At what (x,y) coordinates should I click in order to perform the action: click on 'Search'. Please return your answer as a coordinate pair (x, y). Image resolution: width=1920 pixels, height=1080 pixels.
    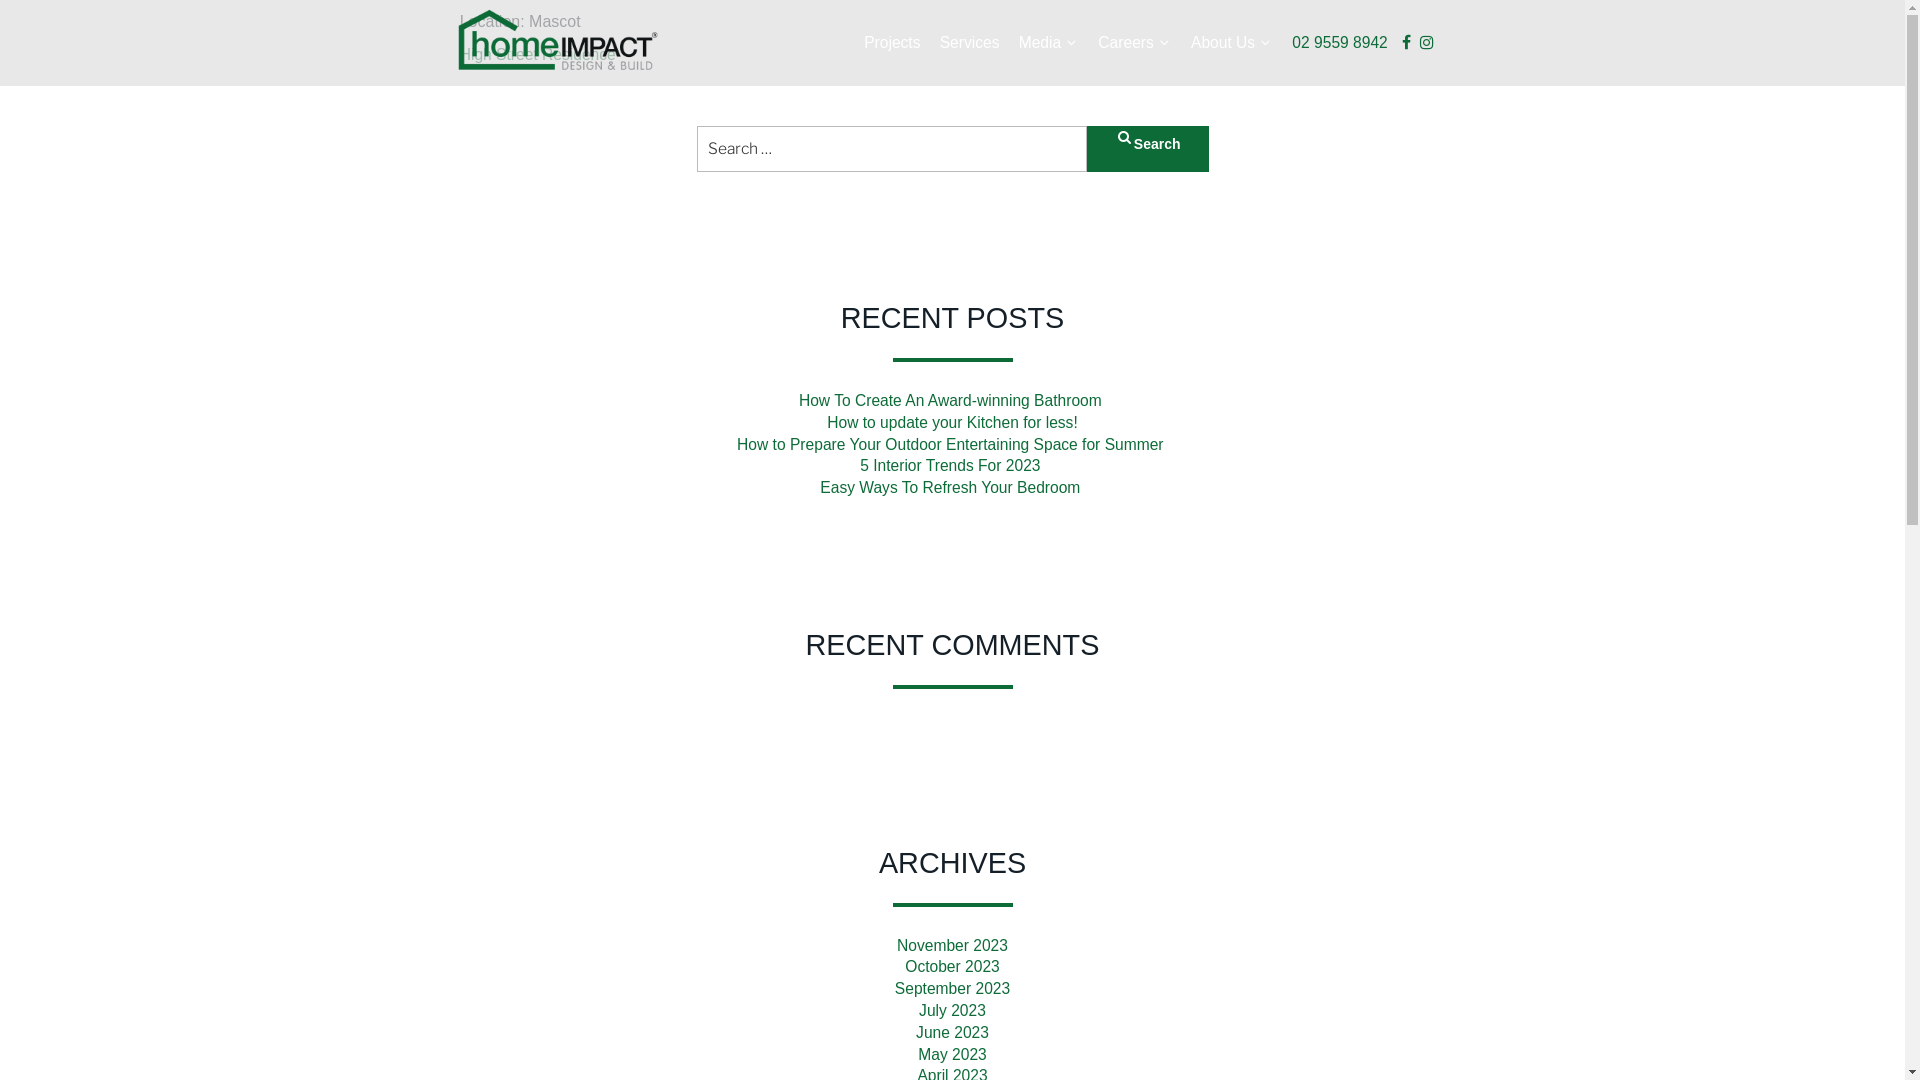
    Looking at the image, I should click on (1147, 148).